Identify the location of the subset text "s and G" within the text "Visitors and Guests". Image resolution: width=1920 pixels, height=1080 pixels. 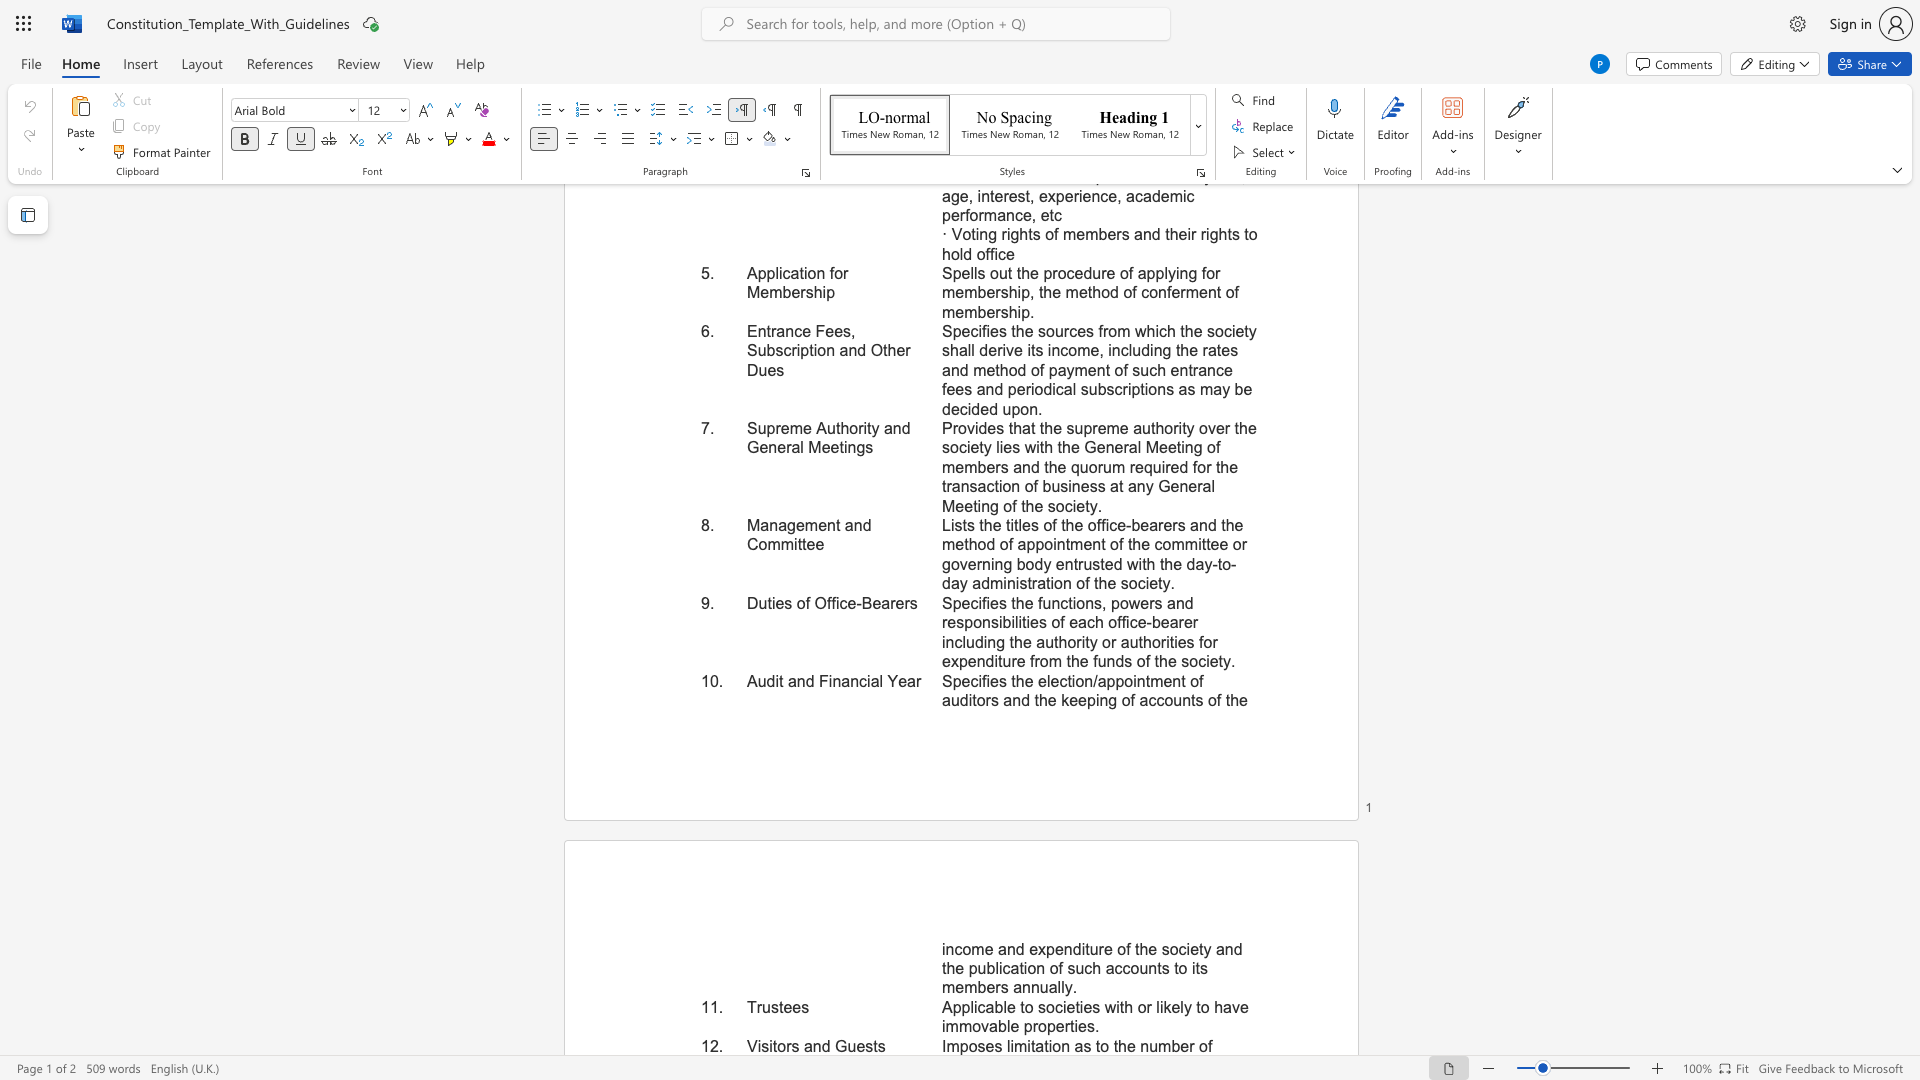
(790, 1045).